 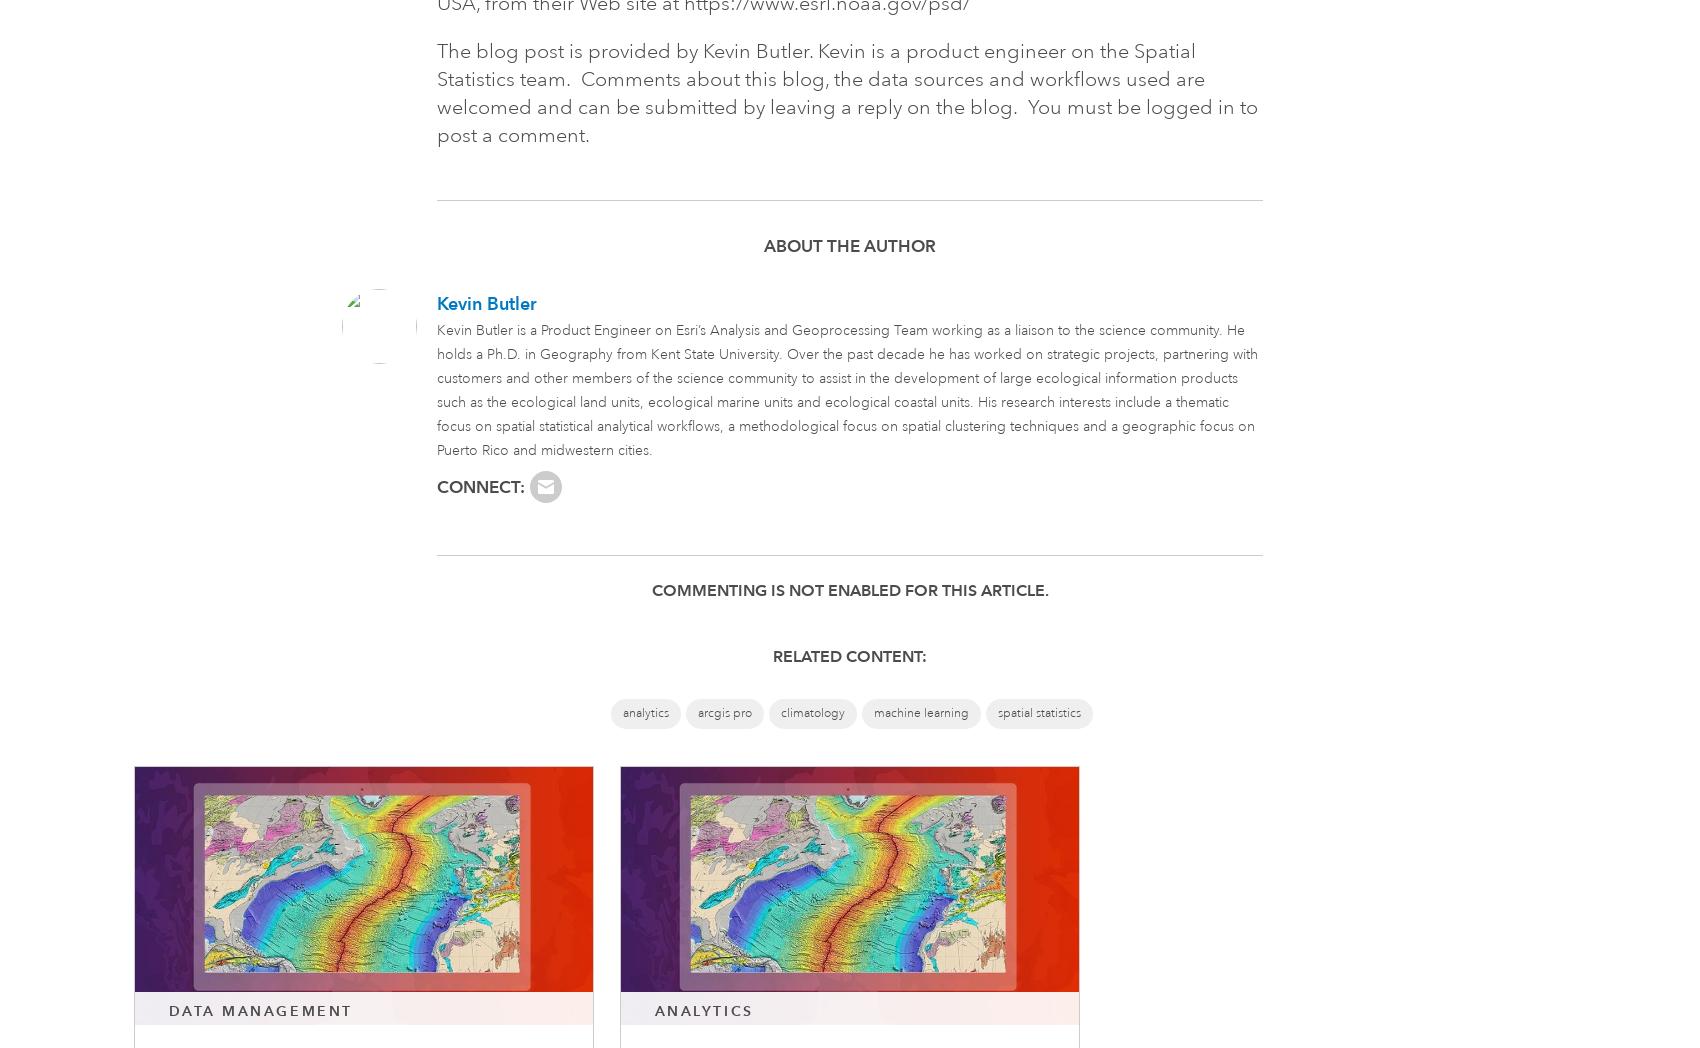 What do you see at coordinates (698, 711) in the screenshot?
I see `'arcgis pro'` at bounding box center [698, 711].